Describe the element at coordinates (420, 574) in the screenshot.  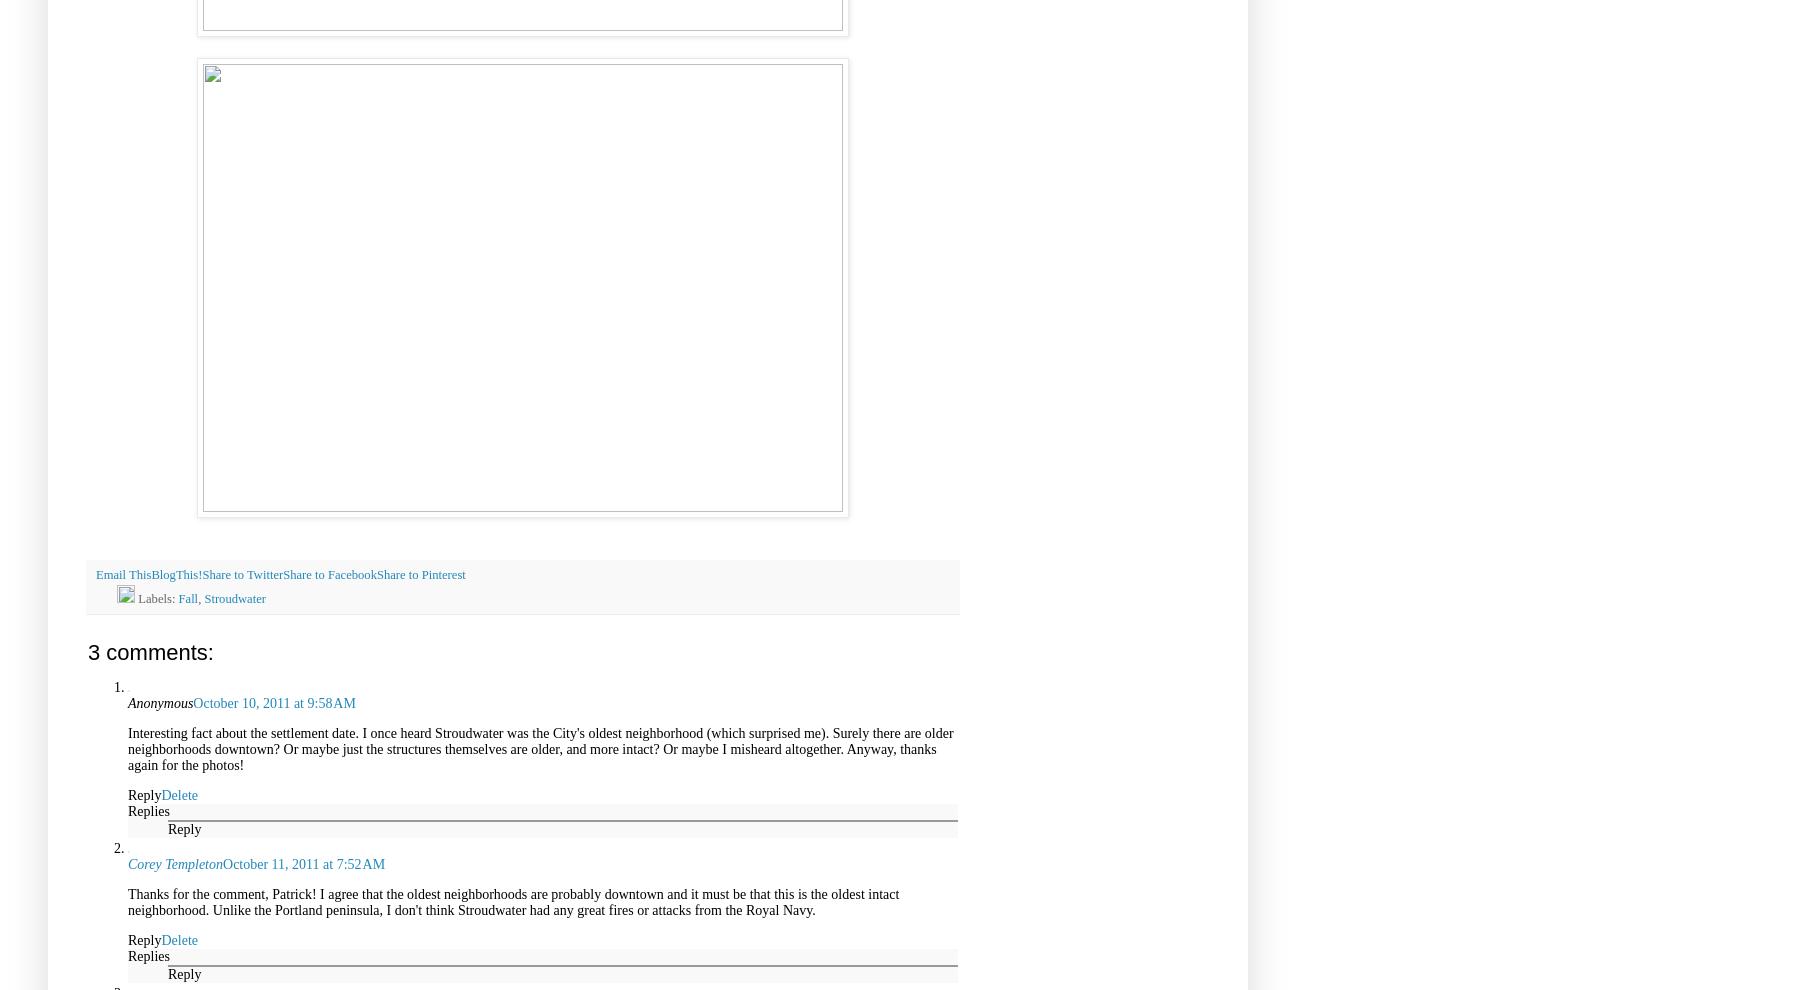
I see `'Share to Pinterest'` at that location.